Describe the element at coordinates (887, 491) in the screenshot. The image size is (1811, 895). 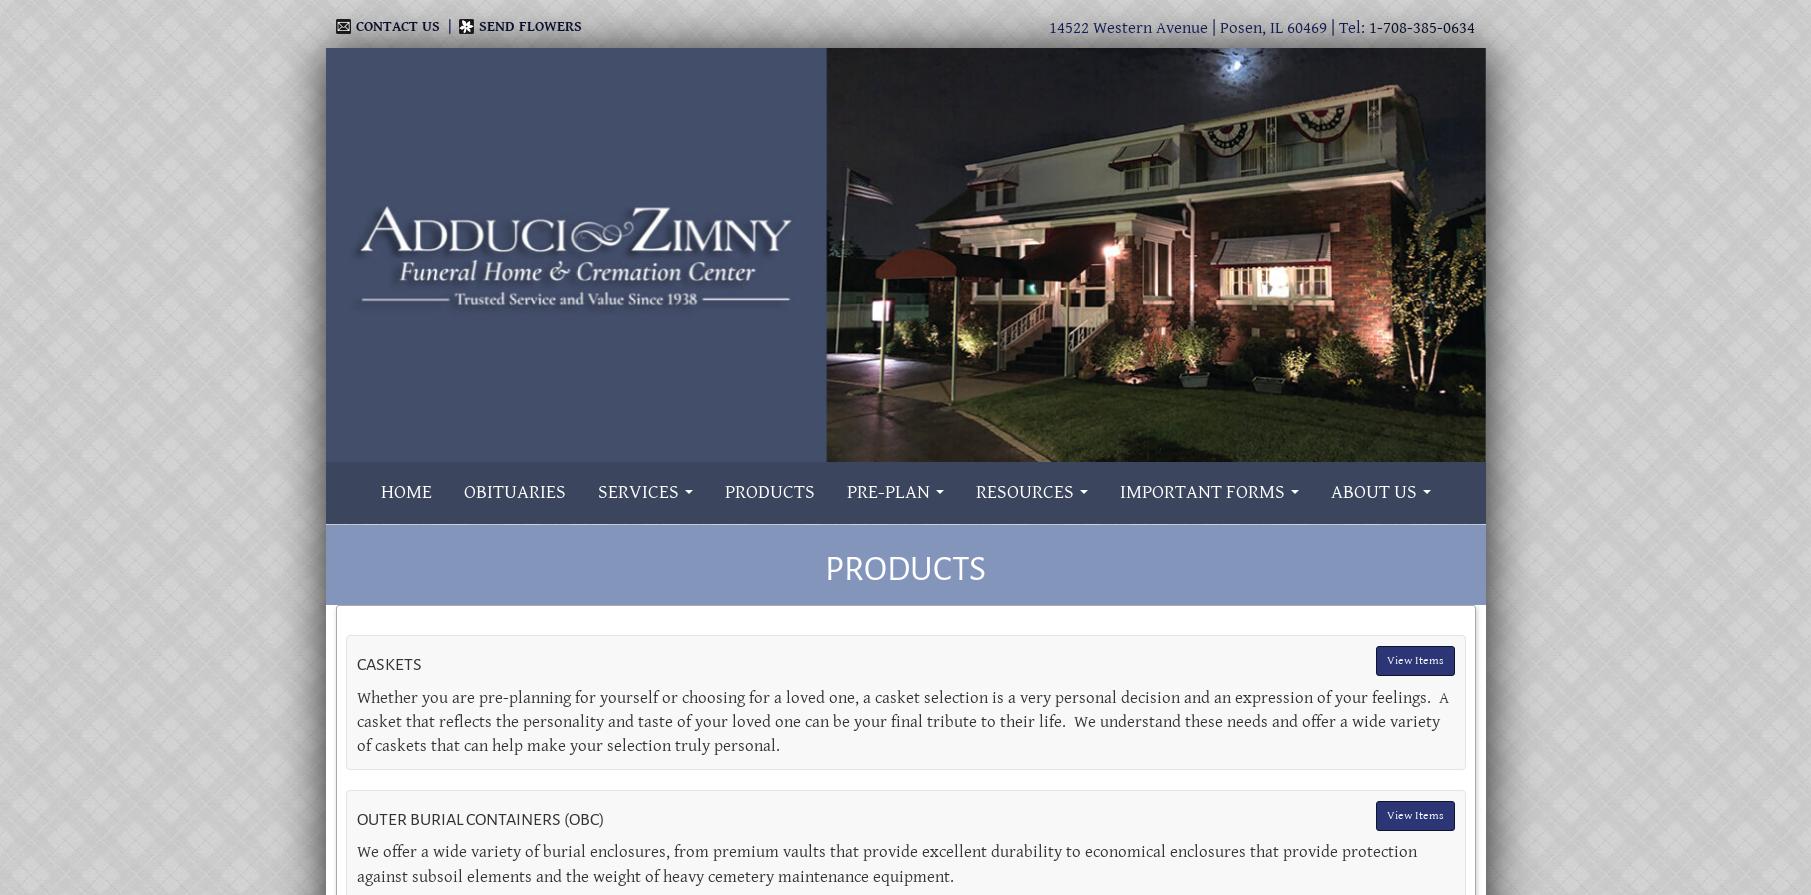
I see `'Pre-Plan'` at that location.